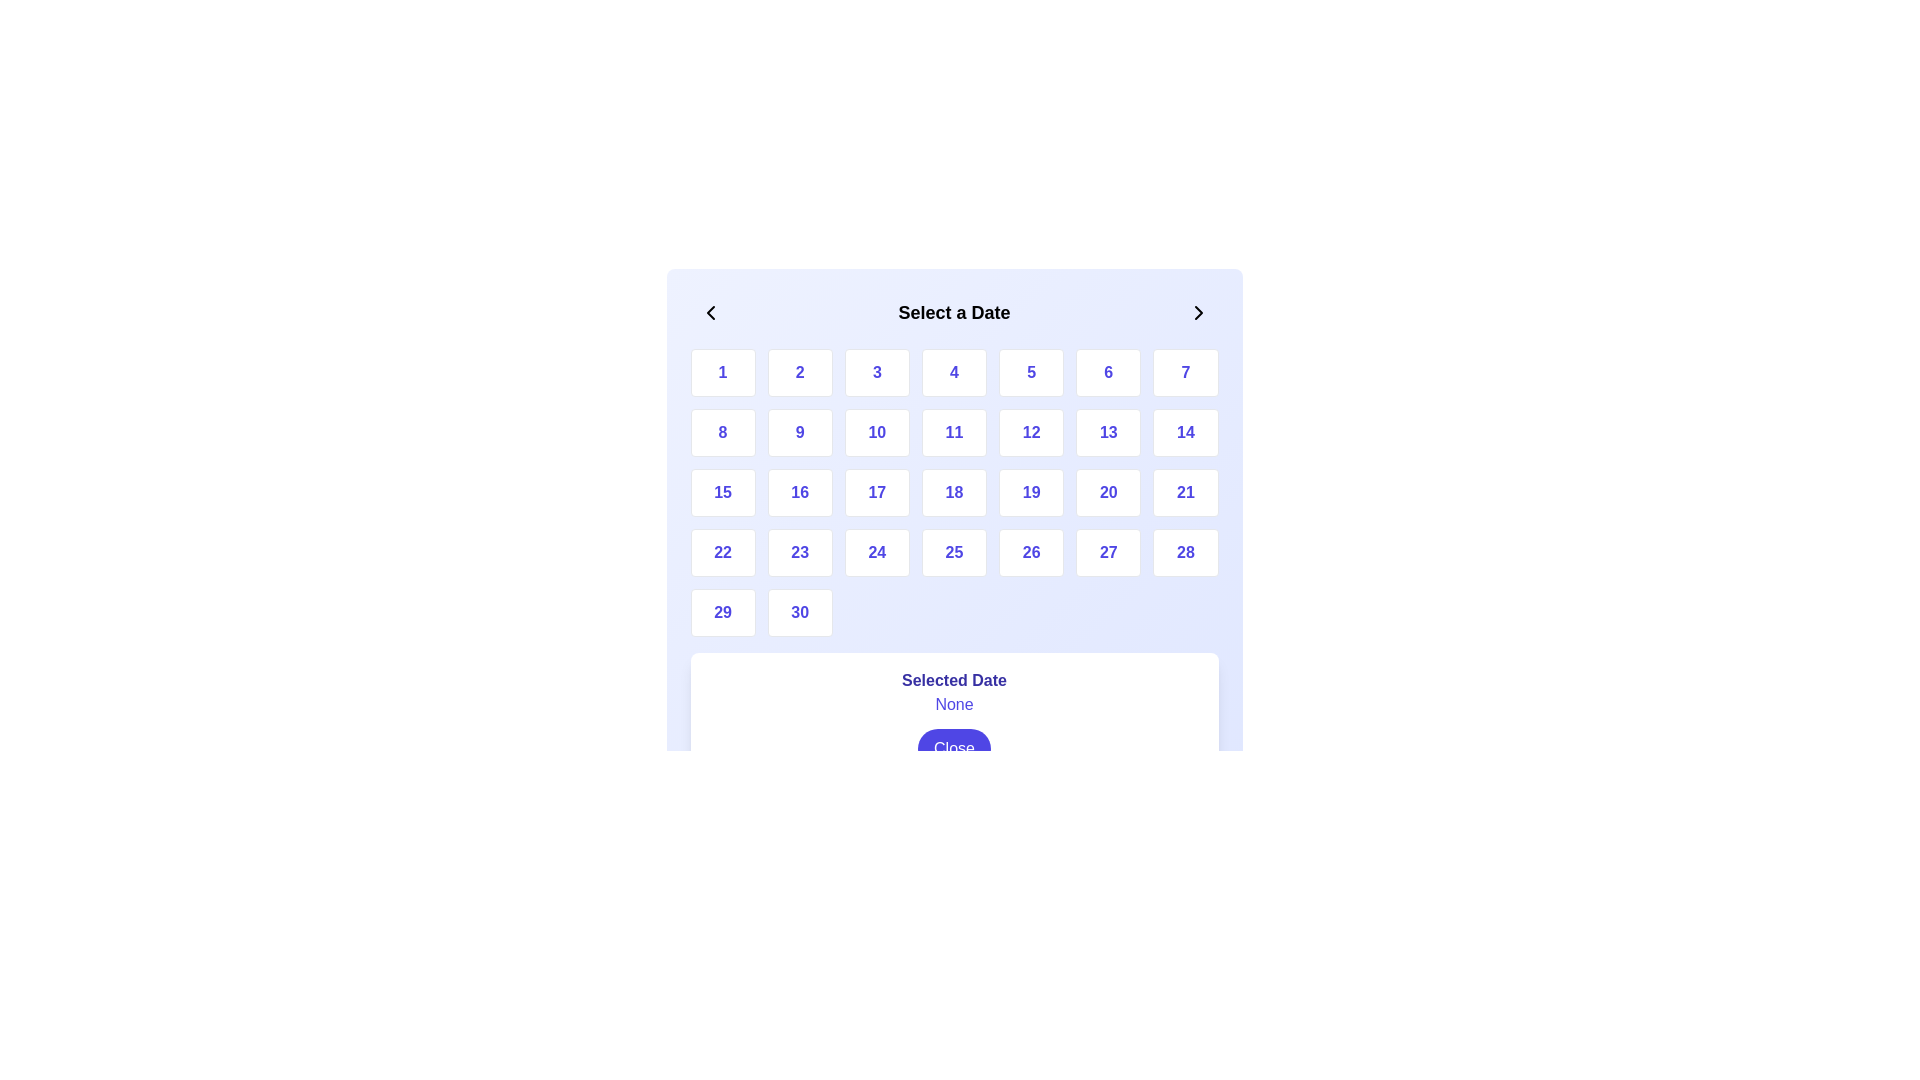 This screenshot has height=1080, width=1920. Describe the element at coordinates (953, 431) in the screenshot. I see `the button in the calendar interface` at that location.